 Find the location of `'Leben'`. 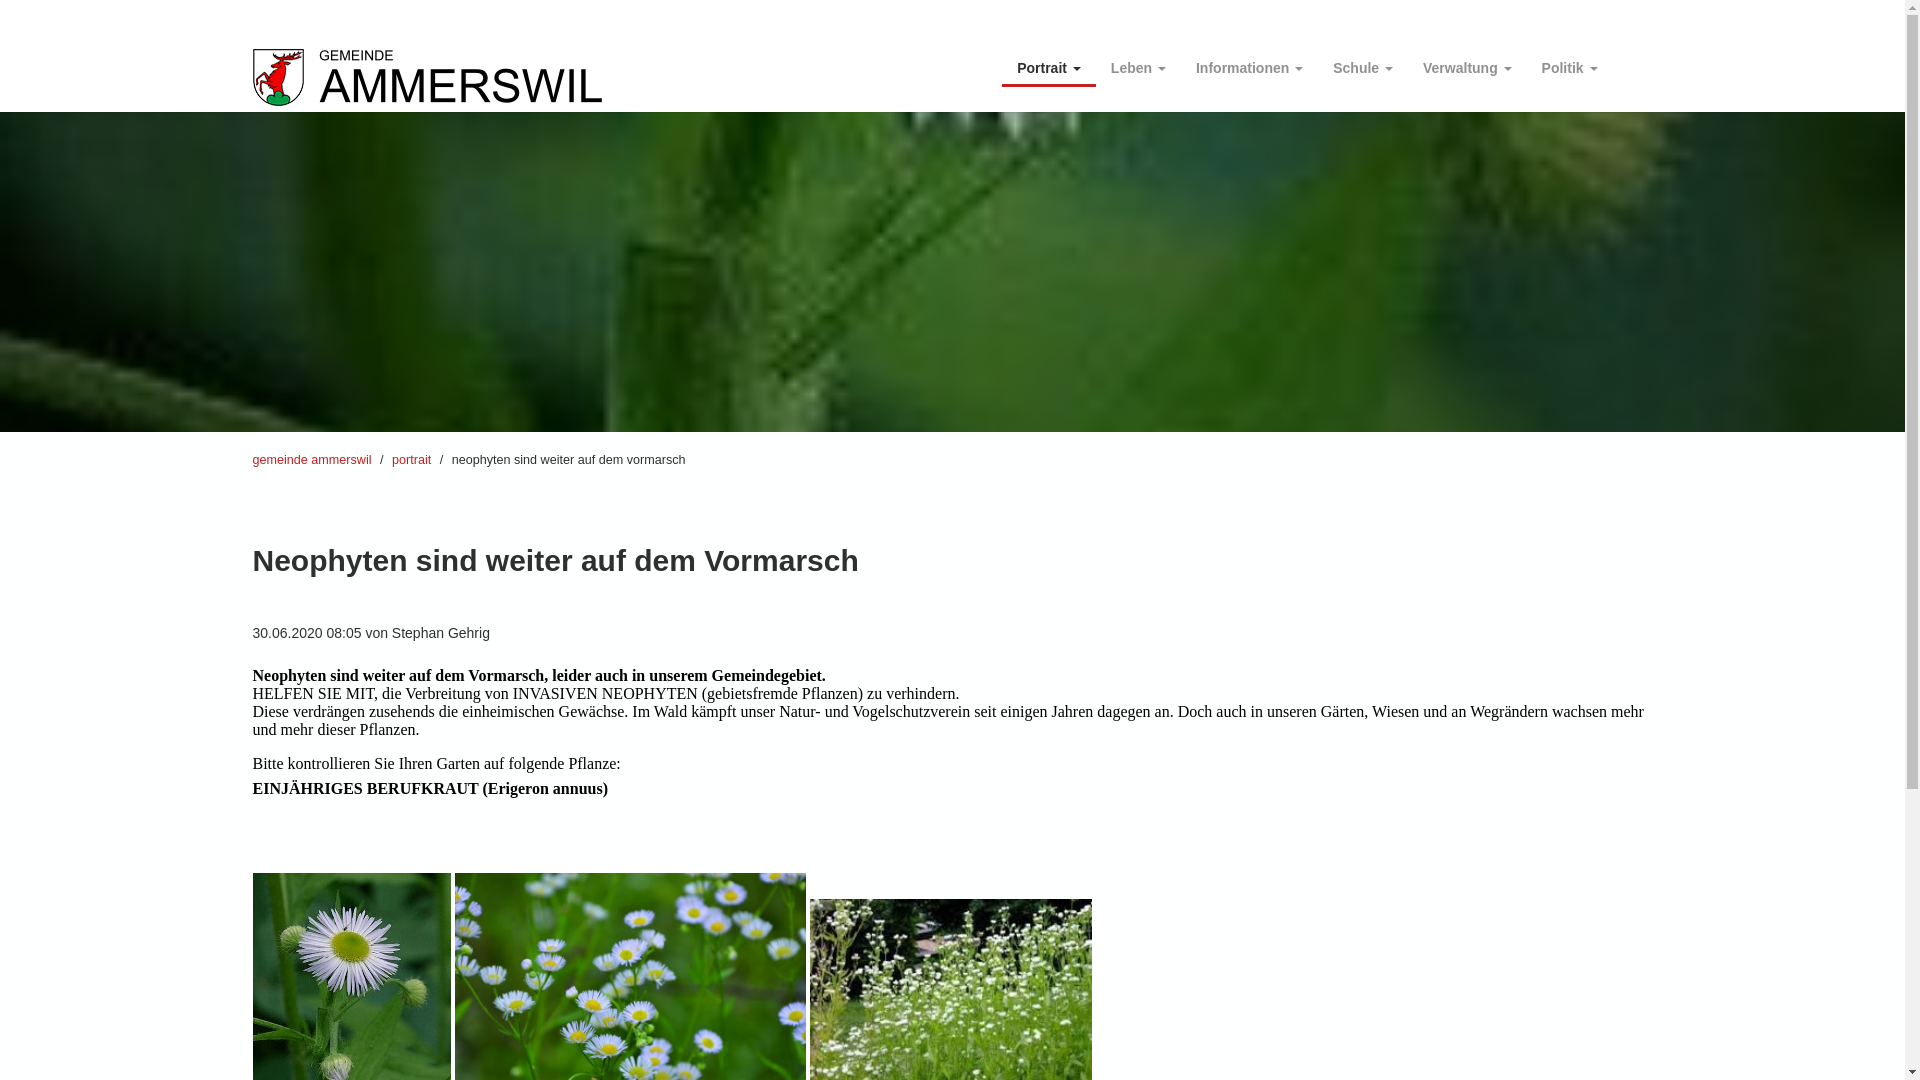

'Leben' is located at coordinates (1138, 62).